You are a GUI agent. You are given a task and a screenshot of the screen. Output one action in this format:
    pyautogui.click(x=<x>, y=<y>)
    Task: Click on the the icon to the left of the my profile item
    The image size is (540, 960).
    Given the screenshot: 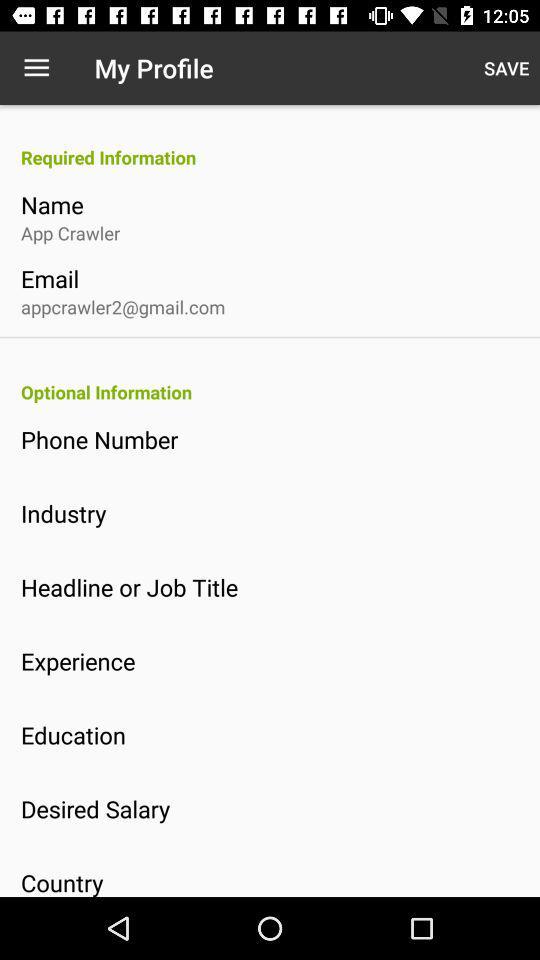 What is the action you would take?
    pyautogui.click(x=36, y=68)
    